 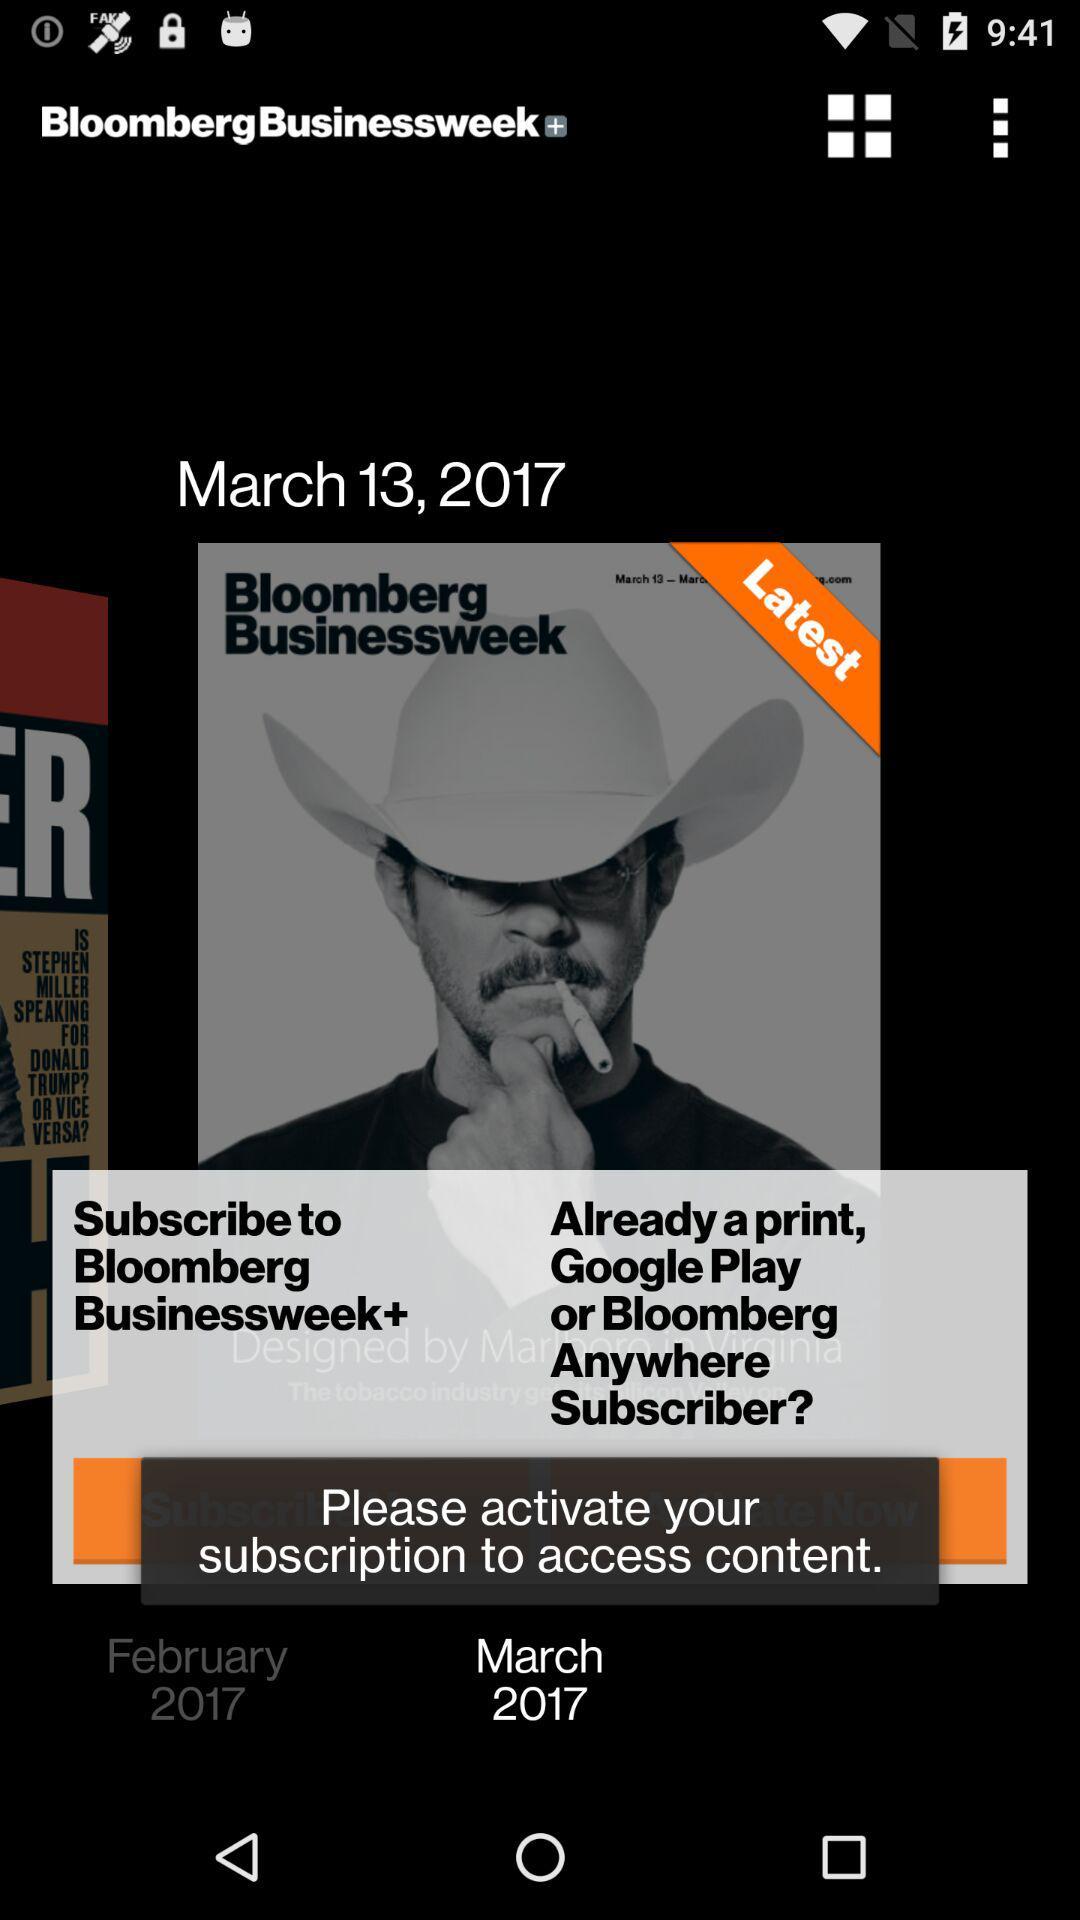 What do you see at coordinates (1006, 124) in the screenshot?
I see `the item above already a print icon` at bounding box center [1006, 124].